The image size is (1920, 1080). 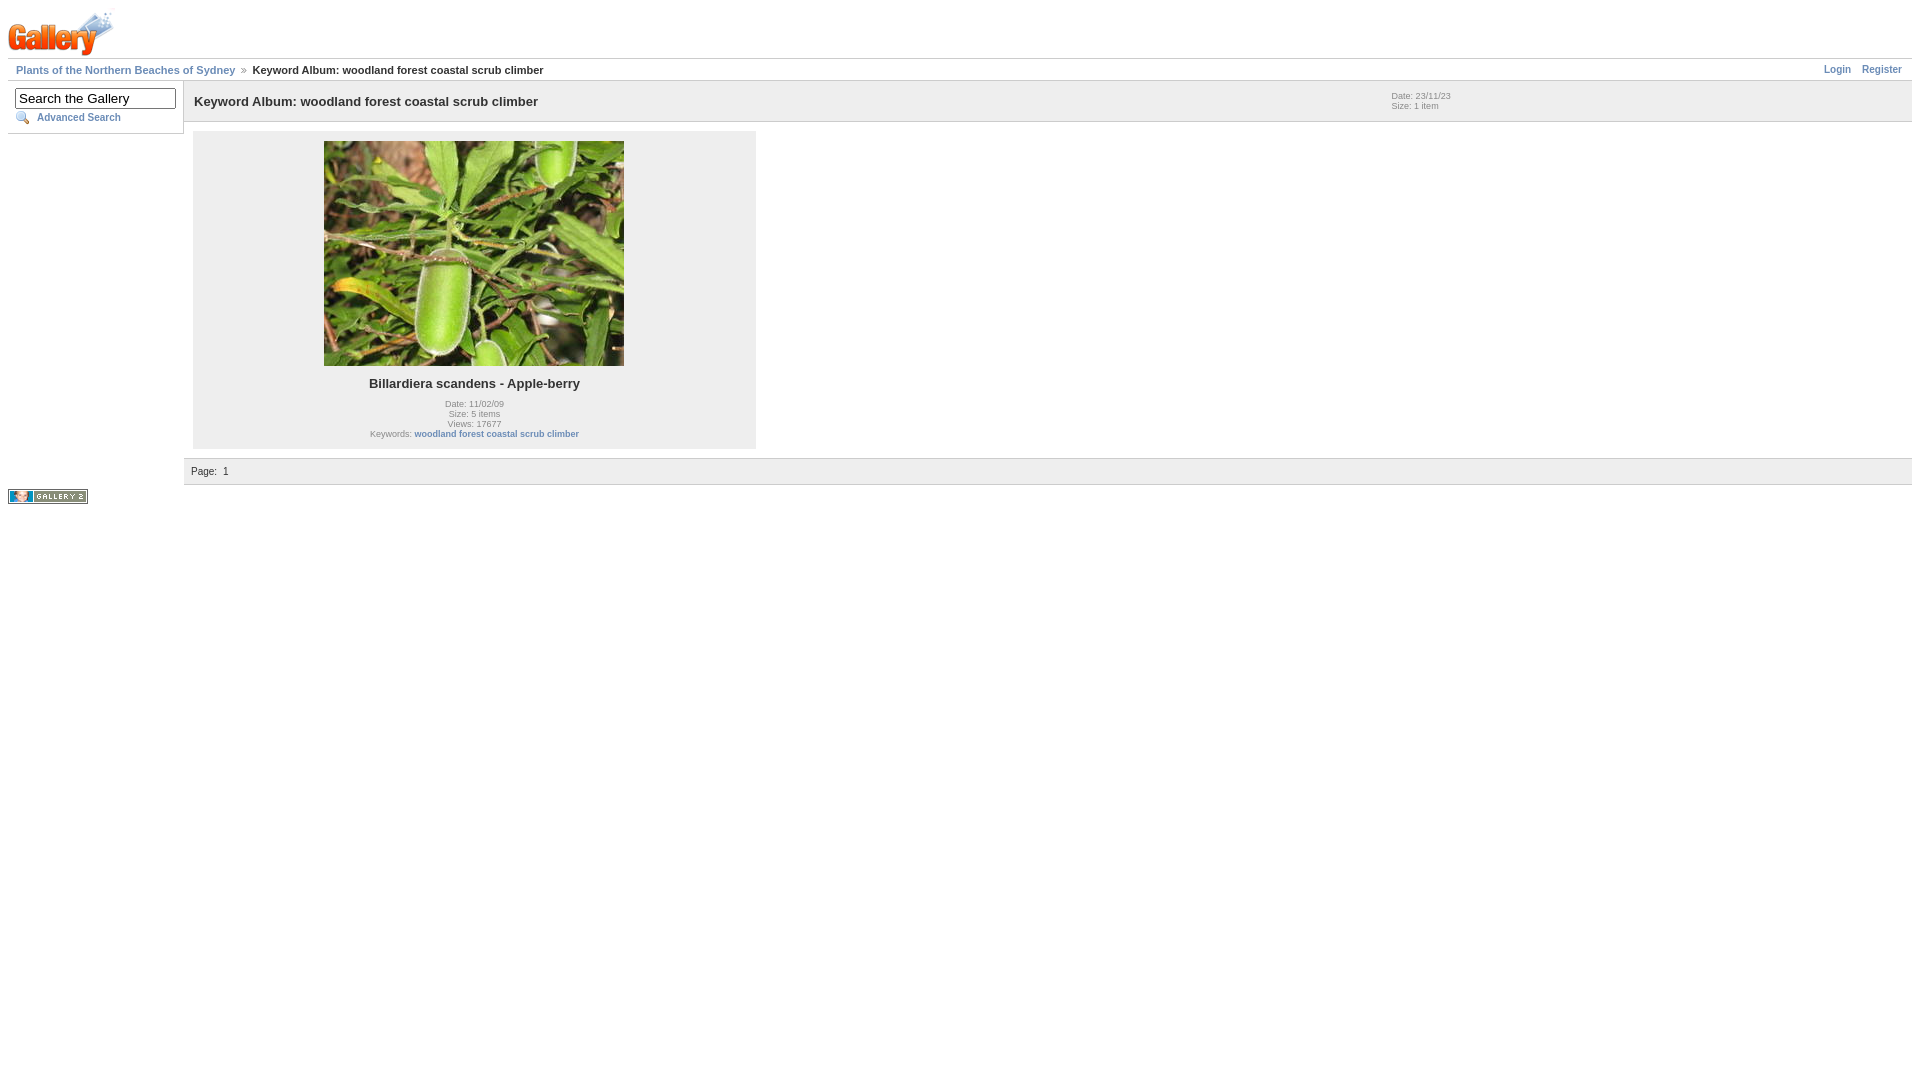 I want to click on 'Plants of the Northern Beaches of Sydney', so click(x=124, y=68).